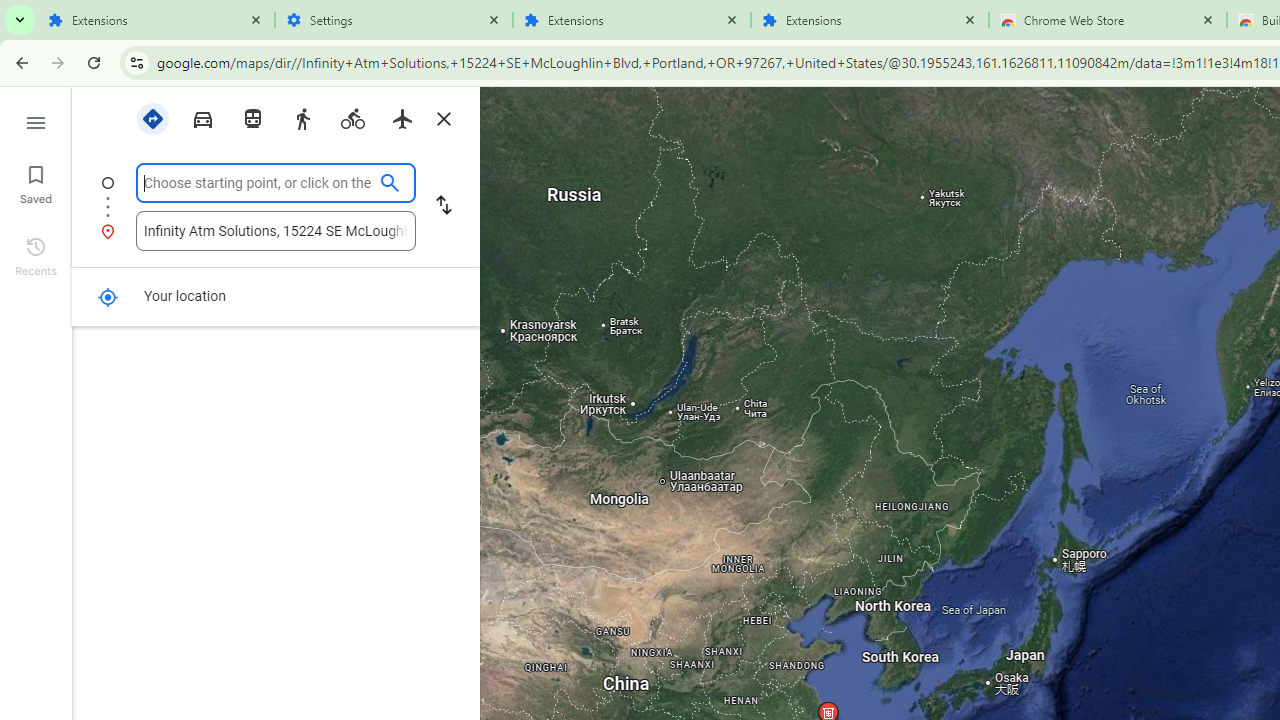 The width and height of the screenshot is (1280, 720). Describe the element at coordinates (443, 206) in the screenshot. I see `'Reverse starting point and destination'` at that location.